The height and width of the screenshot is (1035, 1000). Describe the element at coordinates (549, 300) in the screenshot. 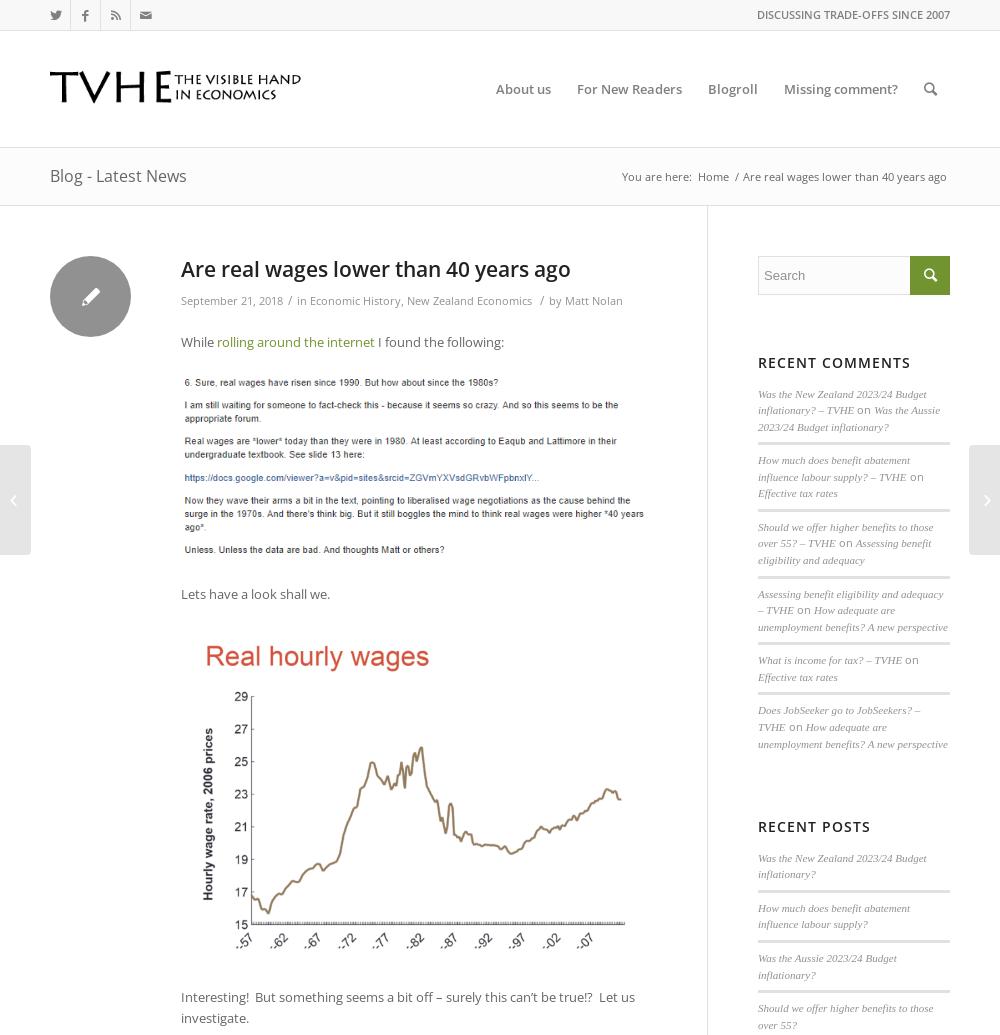

I see `'by'` at that location.